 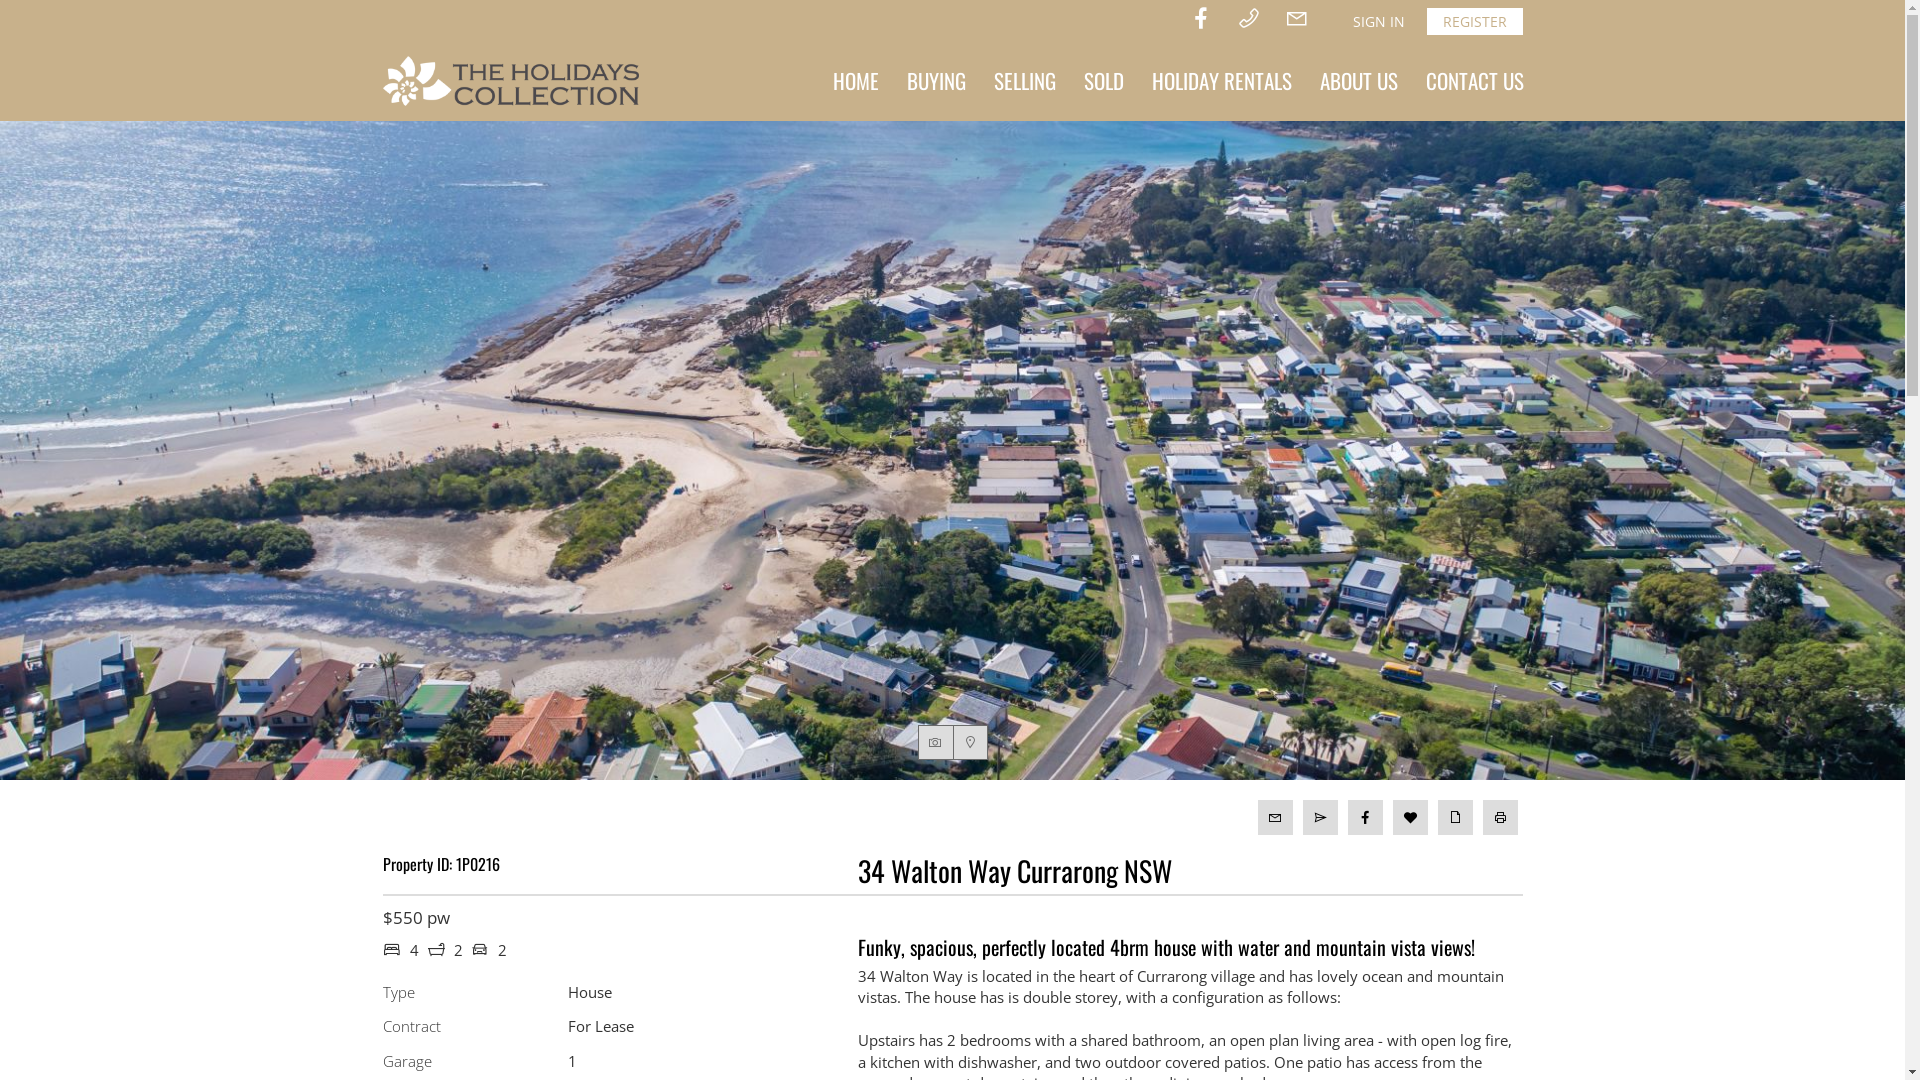 What do you see at coordinates (1376, 21) in the screenshot?
I see `'SIGN IN'` at bounding box center [1376, 21].